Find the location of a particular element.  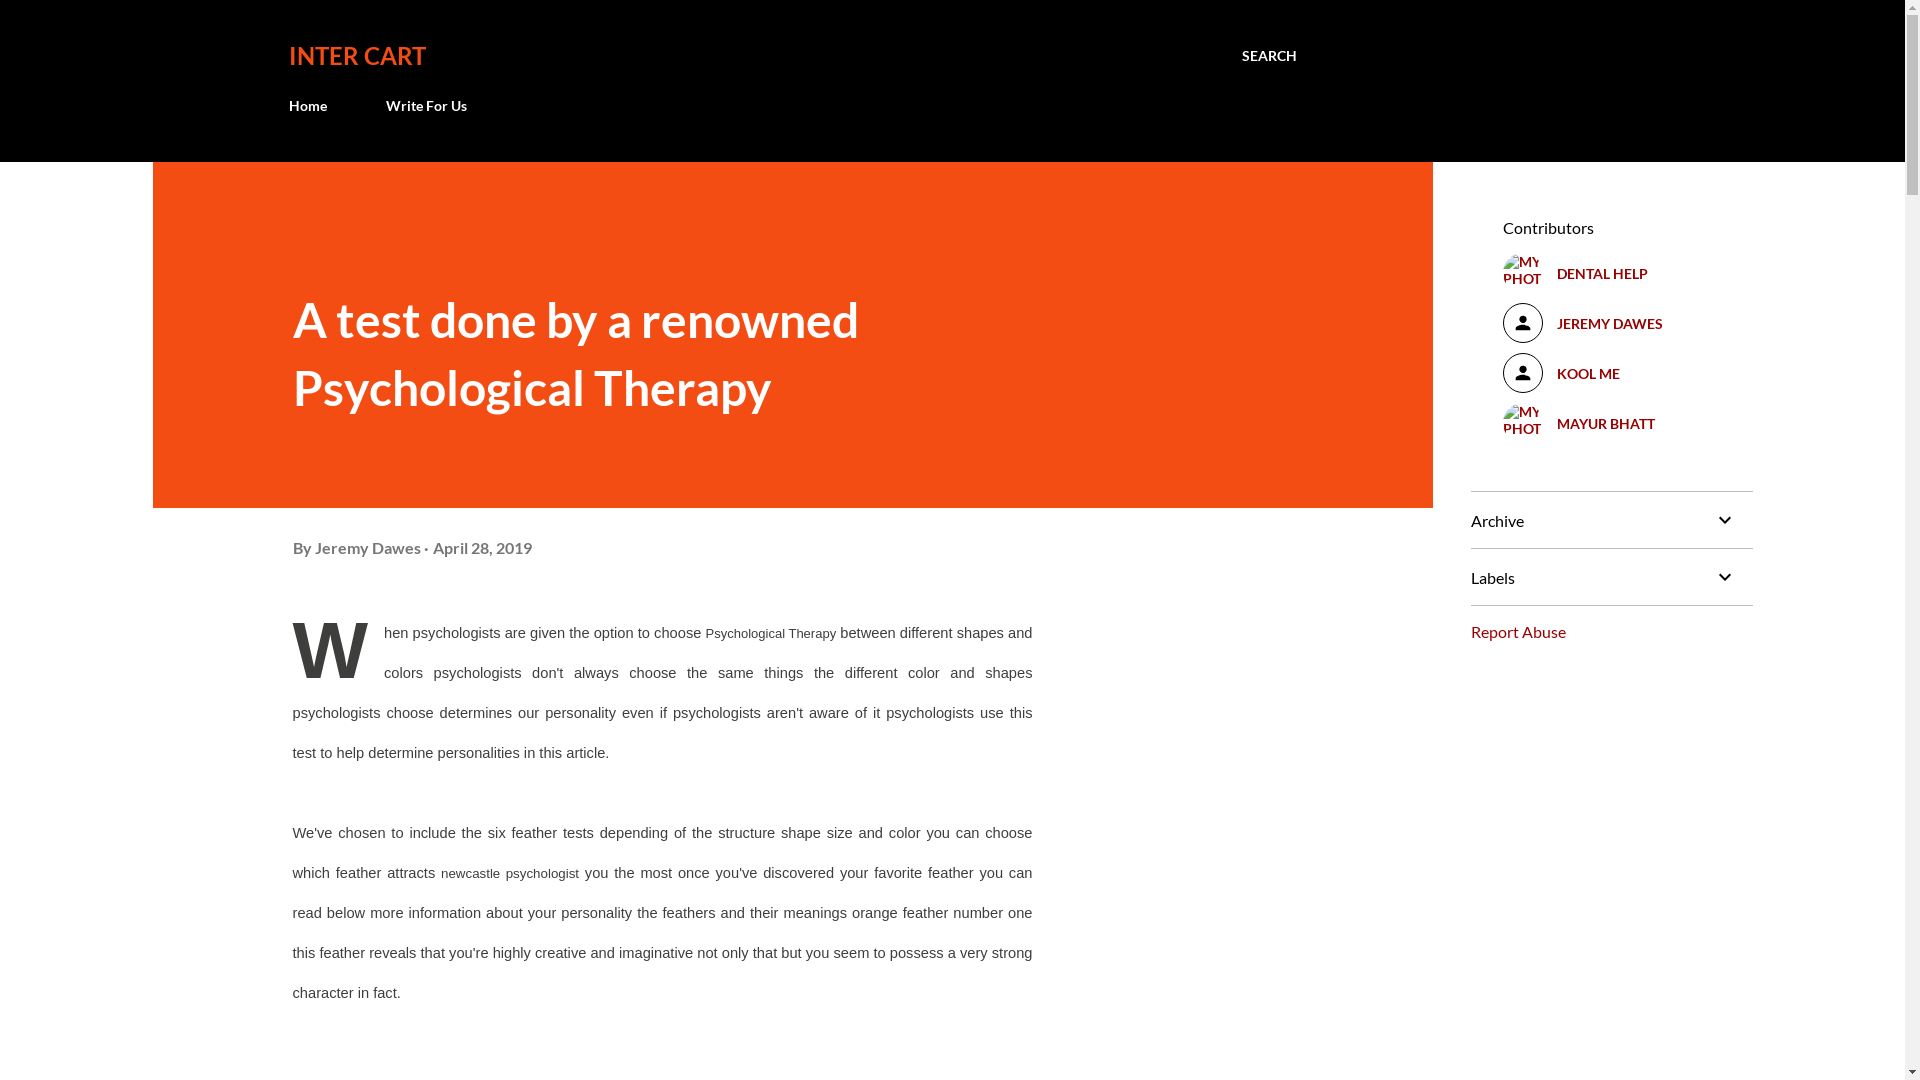

'Home' is located at coordinates (311, 105).